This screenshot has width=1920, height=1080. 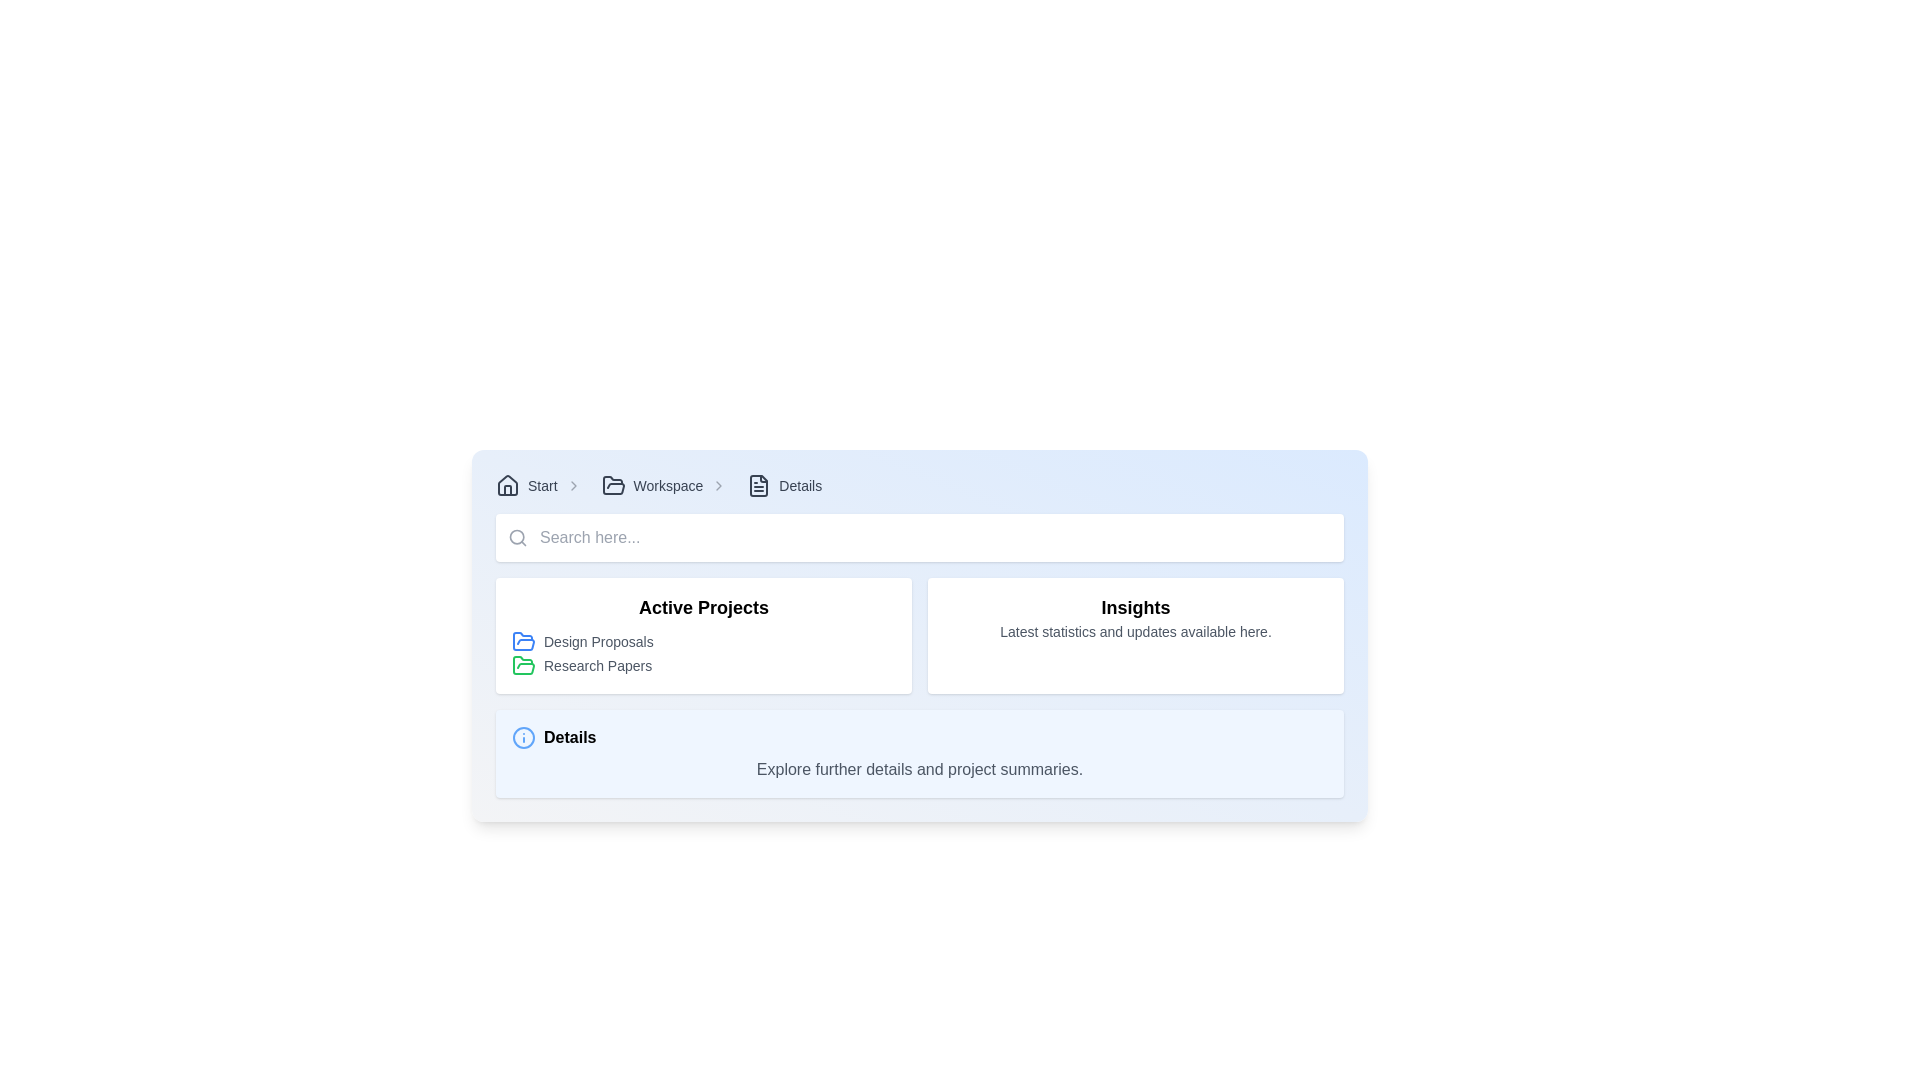 I want to click on the green open folder icon located next to the 'Design Proposals' label in the 'Active Projects' section, so click(x=523, y=665).